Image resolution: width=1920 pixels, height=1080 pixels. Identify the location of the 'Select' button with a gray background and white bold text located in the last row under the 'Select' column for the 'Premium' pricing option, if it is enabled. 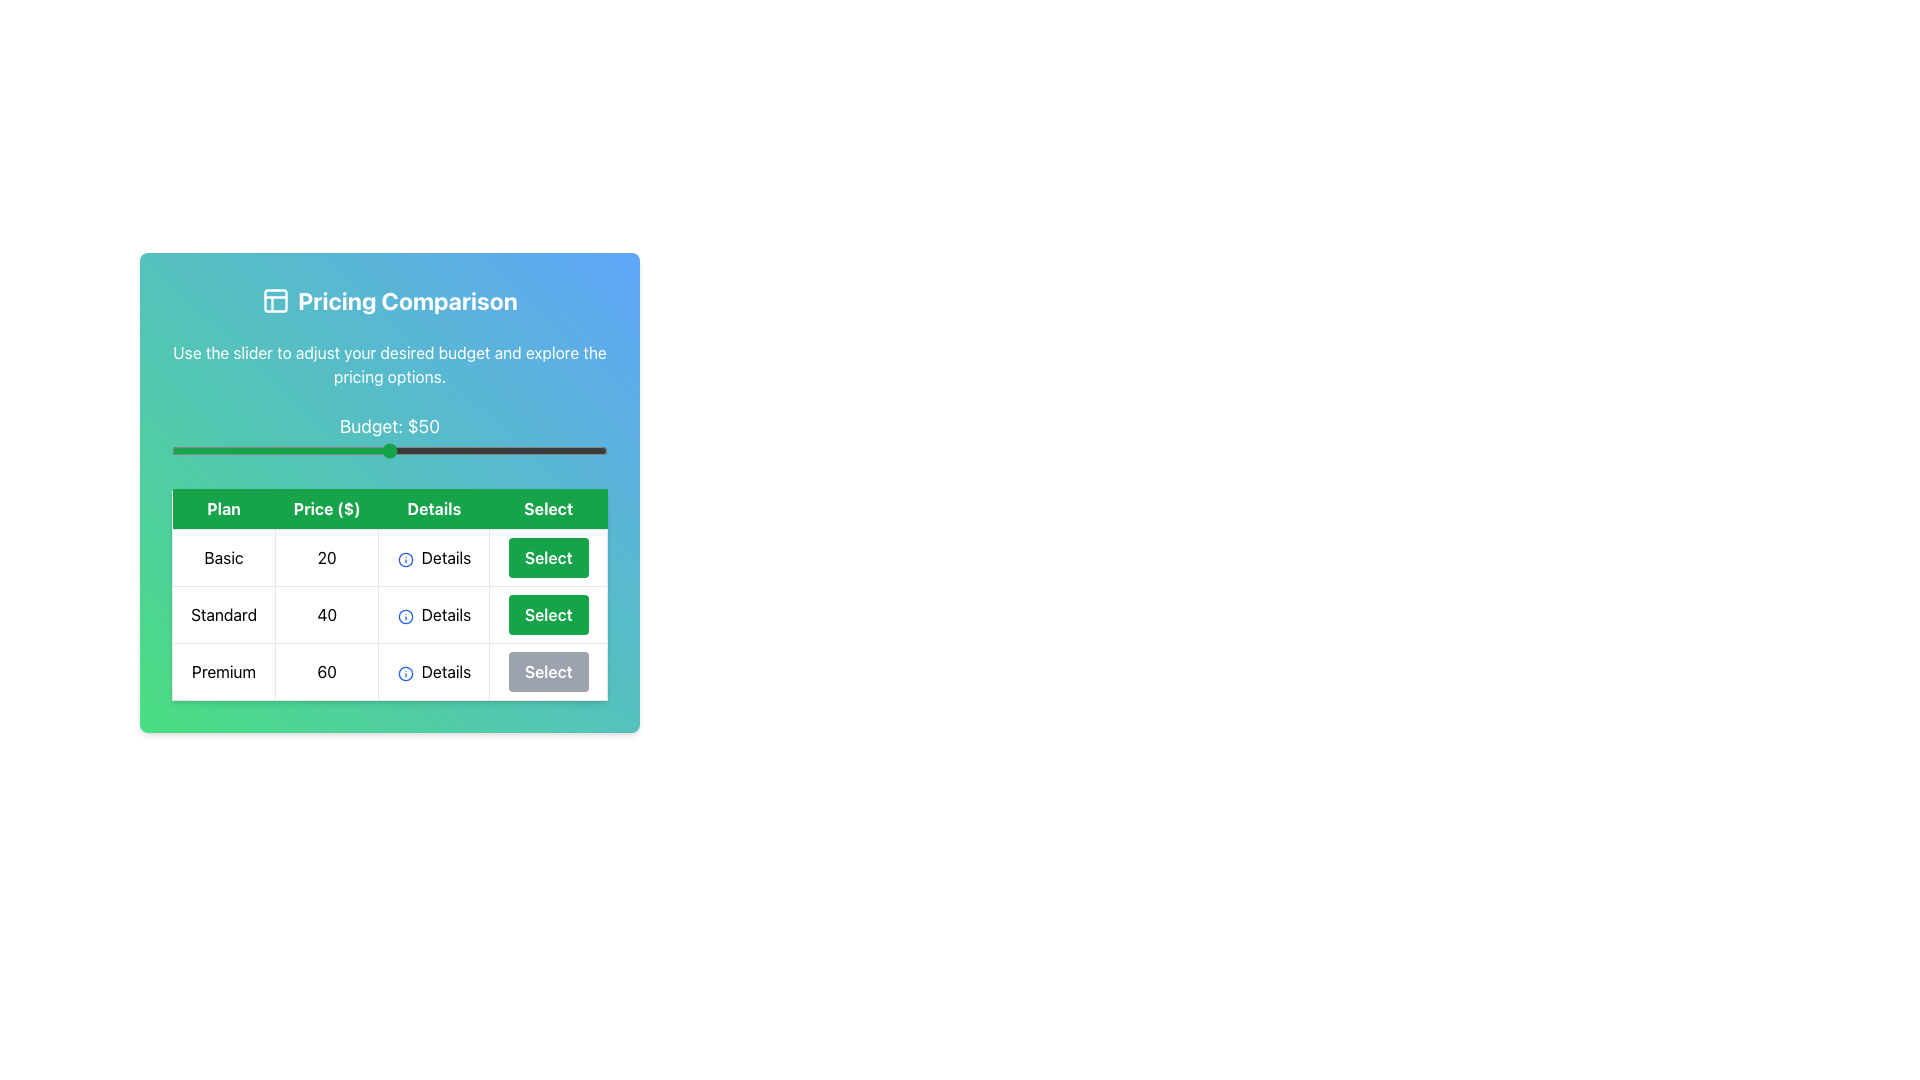
(548, 671).